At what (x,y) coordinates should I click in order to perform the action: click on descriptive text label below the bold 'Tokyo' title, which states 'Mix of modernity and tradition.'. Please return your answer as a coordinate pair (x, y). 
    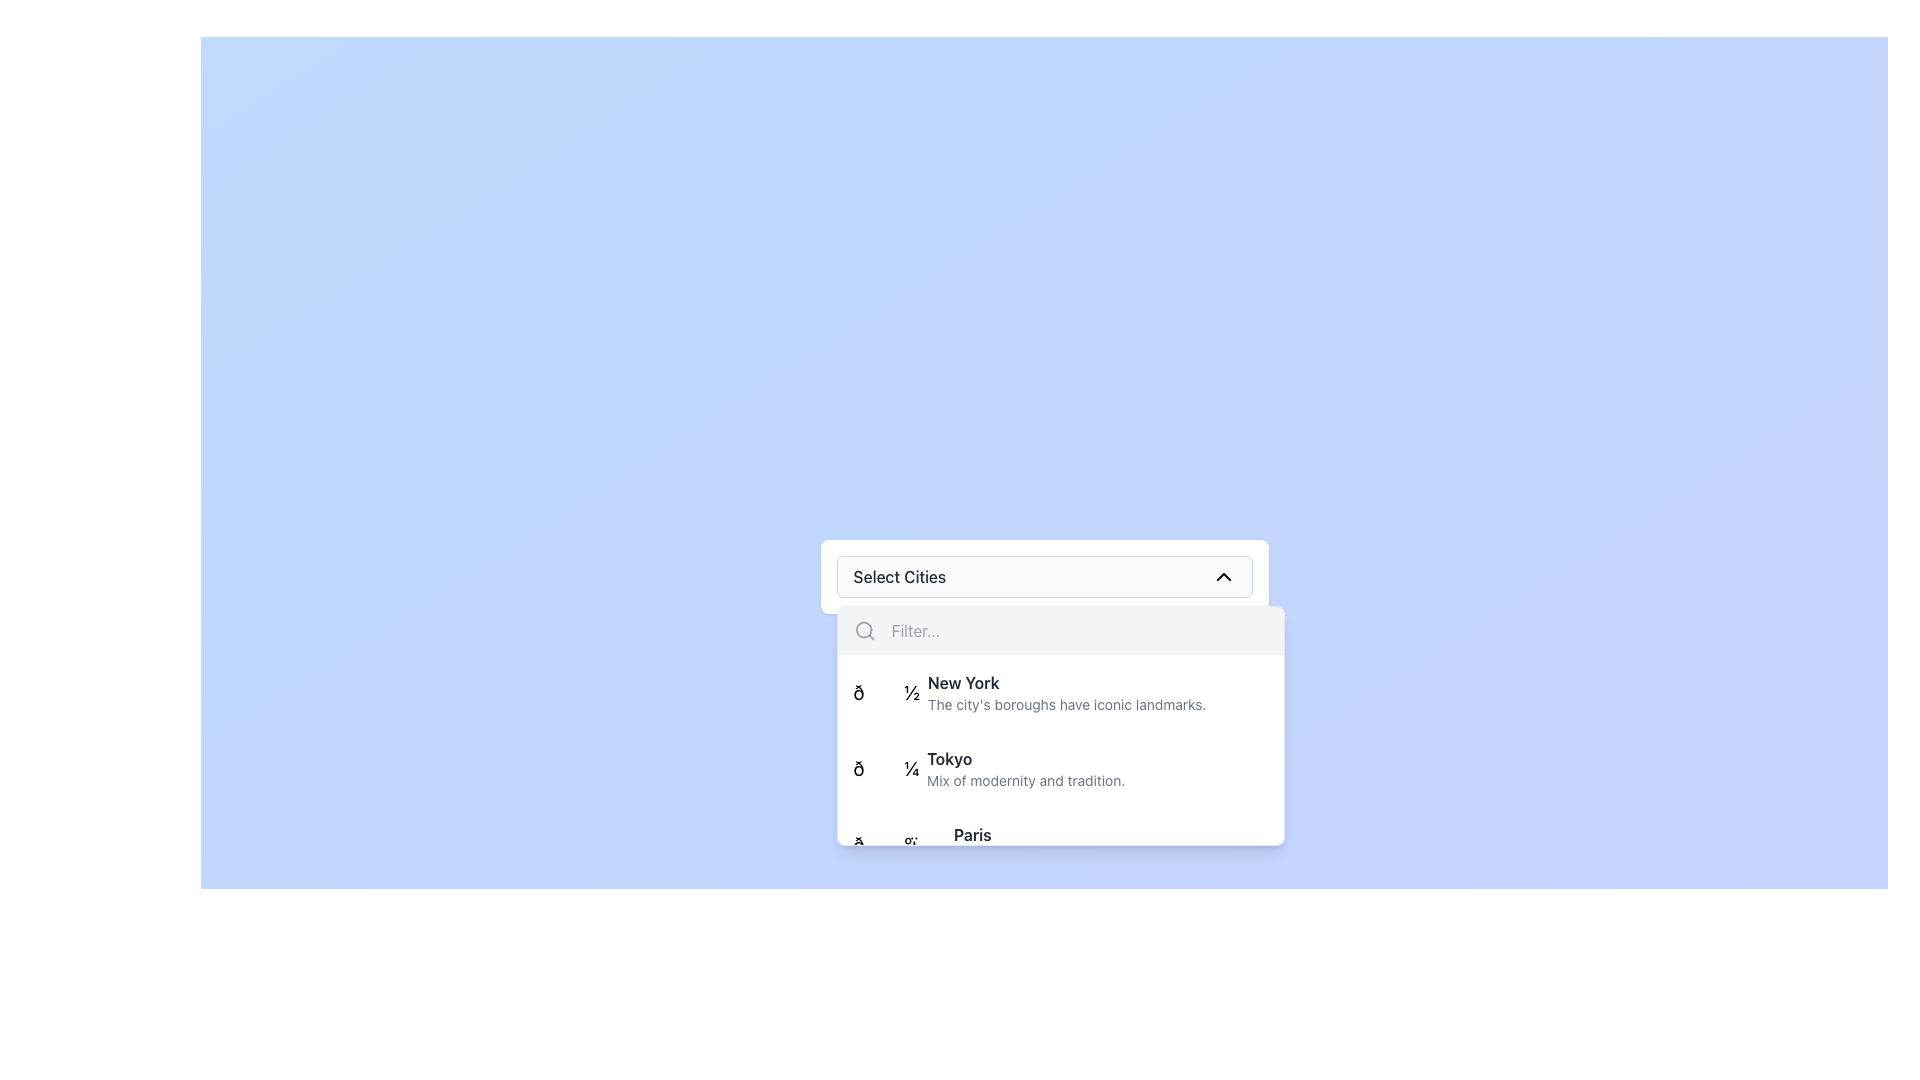
    Looking at the image, I should click on (1026, 779).